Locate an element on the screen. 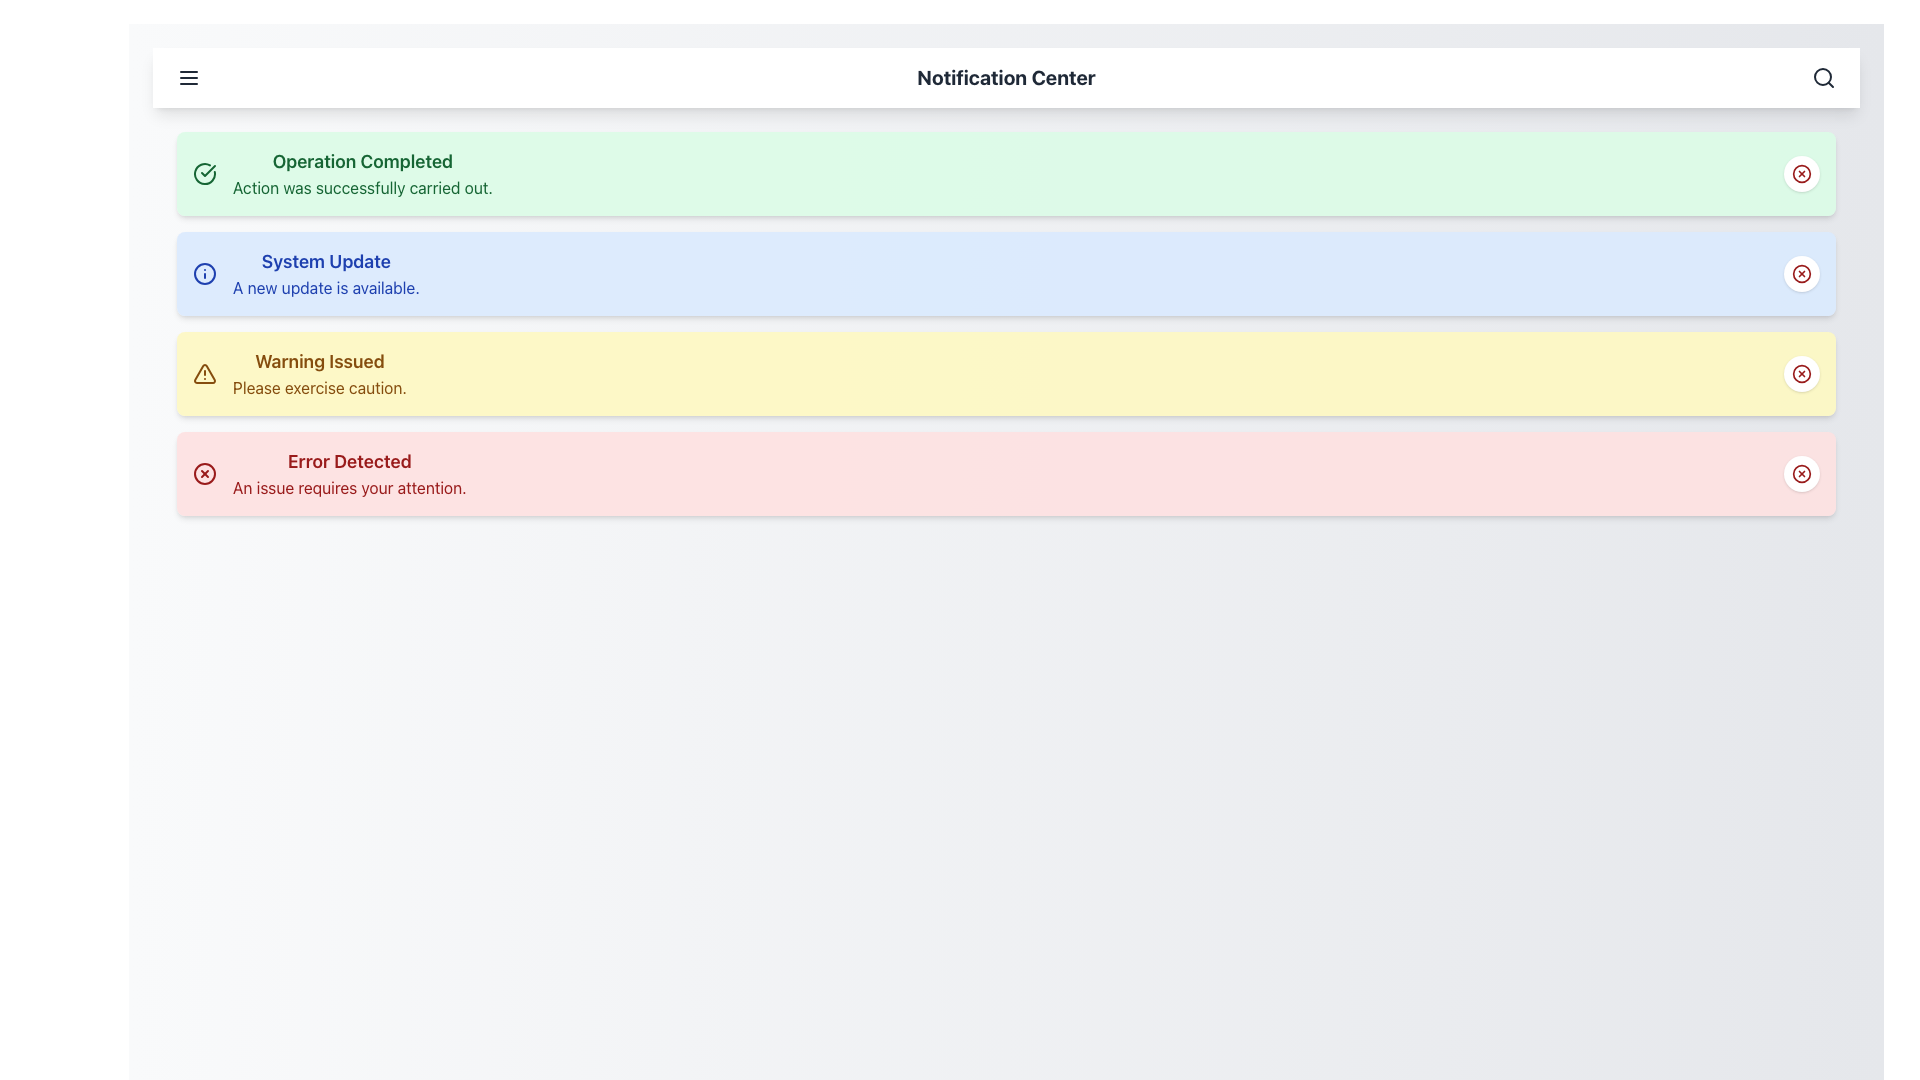 The height and width of the screenshot is (1080, 1920). text content of the 'System Update' notification message, which is the second notification in a vertical list, providing information about a new update available is located at coordinates (326, 273).